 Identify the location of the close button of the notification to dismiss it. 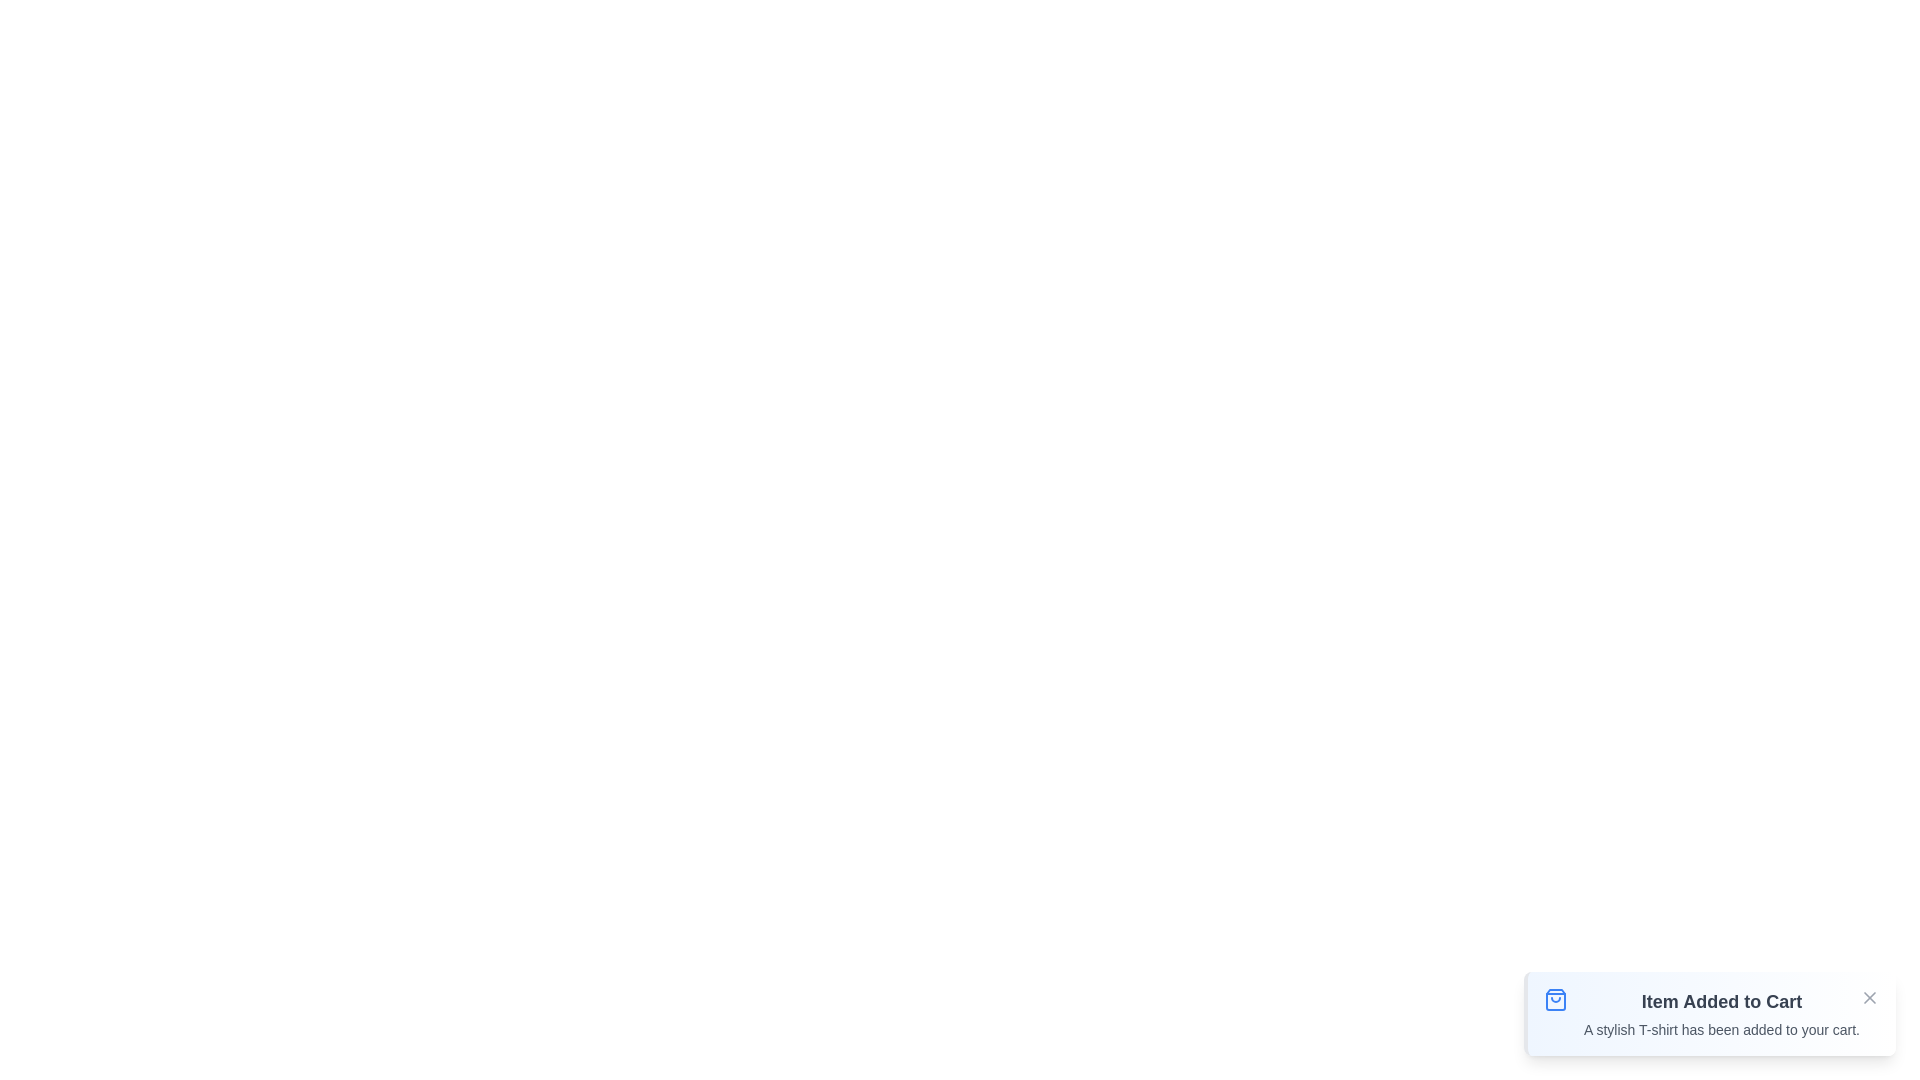
(1869, 998).